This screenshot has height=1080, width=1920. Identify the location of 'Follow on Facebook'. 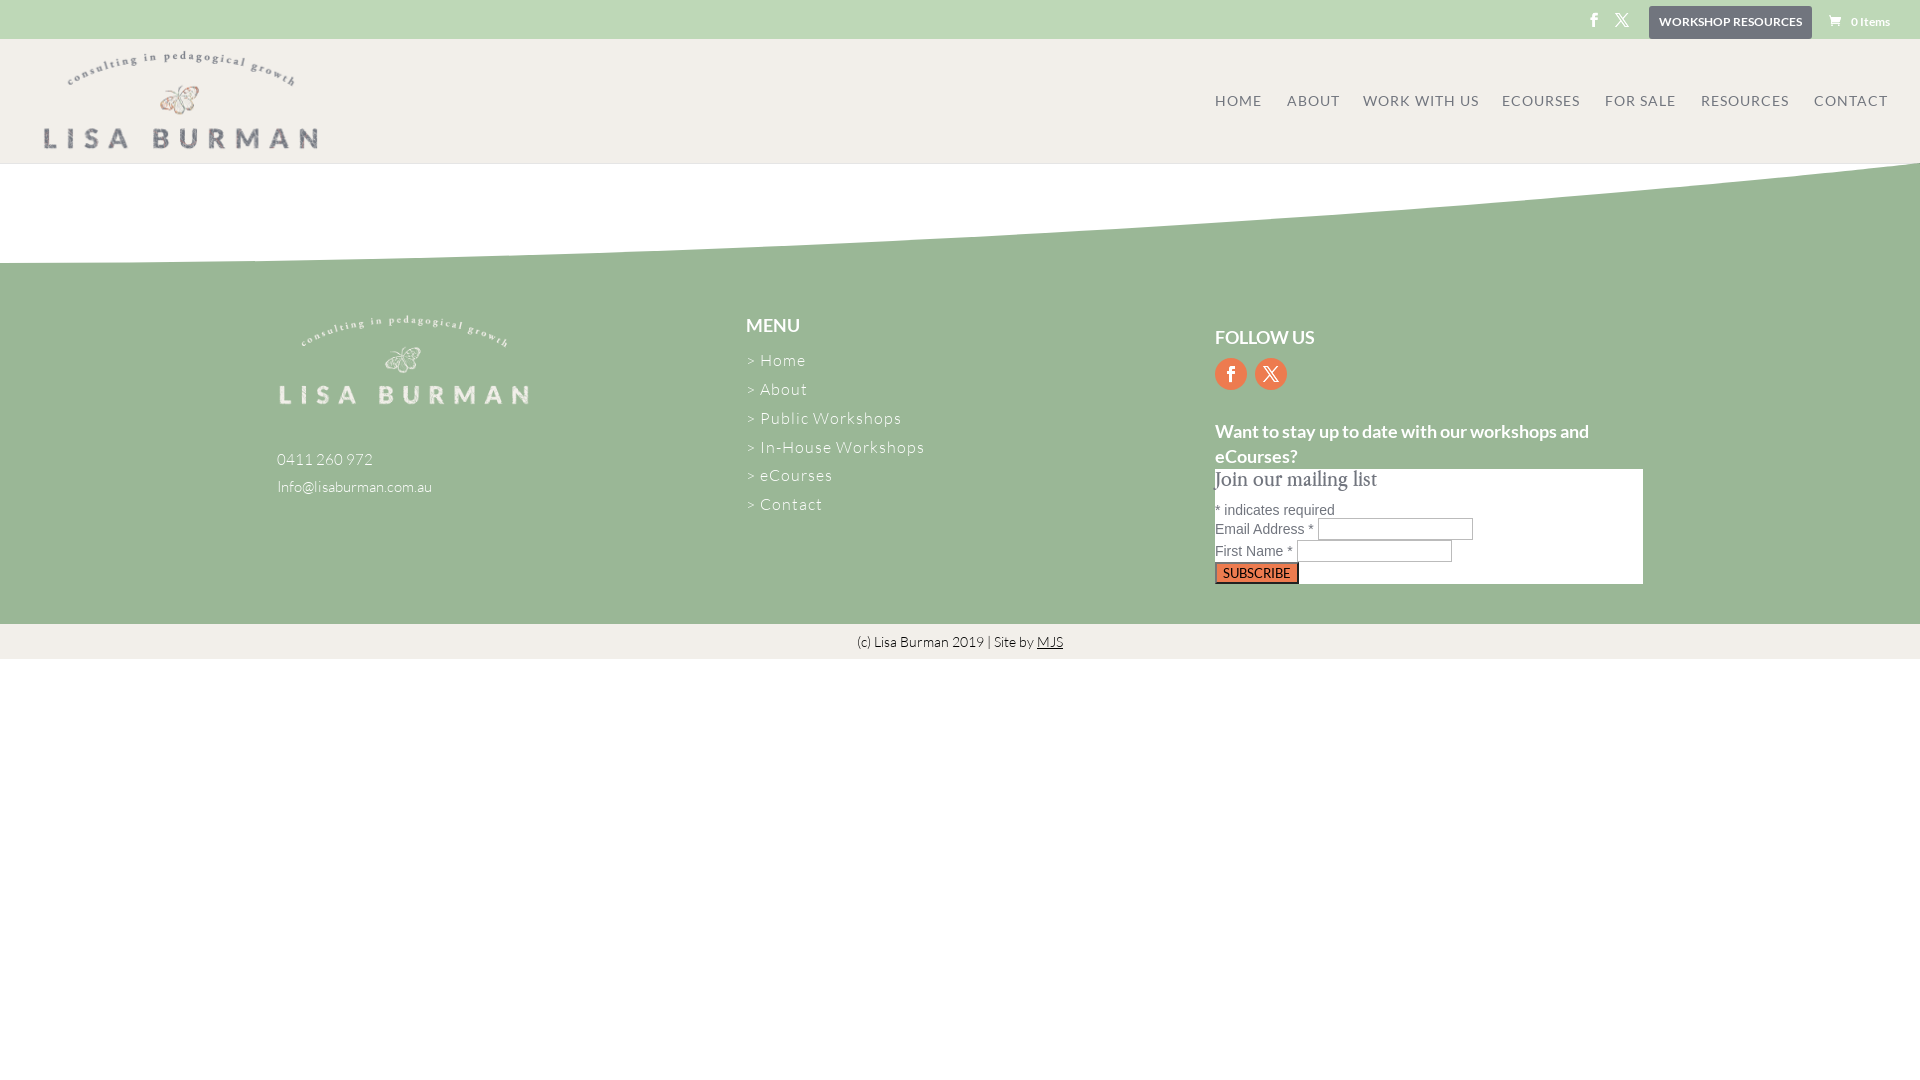
(1229, 374).